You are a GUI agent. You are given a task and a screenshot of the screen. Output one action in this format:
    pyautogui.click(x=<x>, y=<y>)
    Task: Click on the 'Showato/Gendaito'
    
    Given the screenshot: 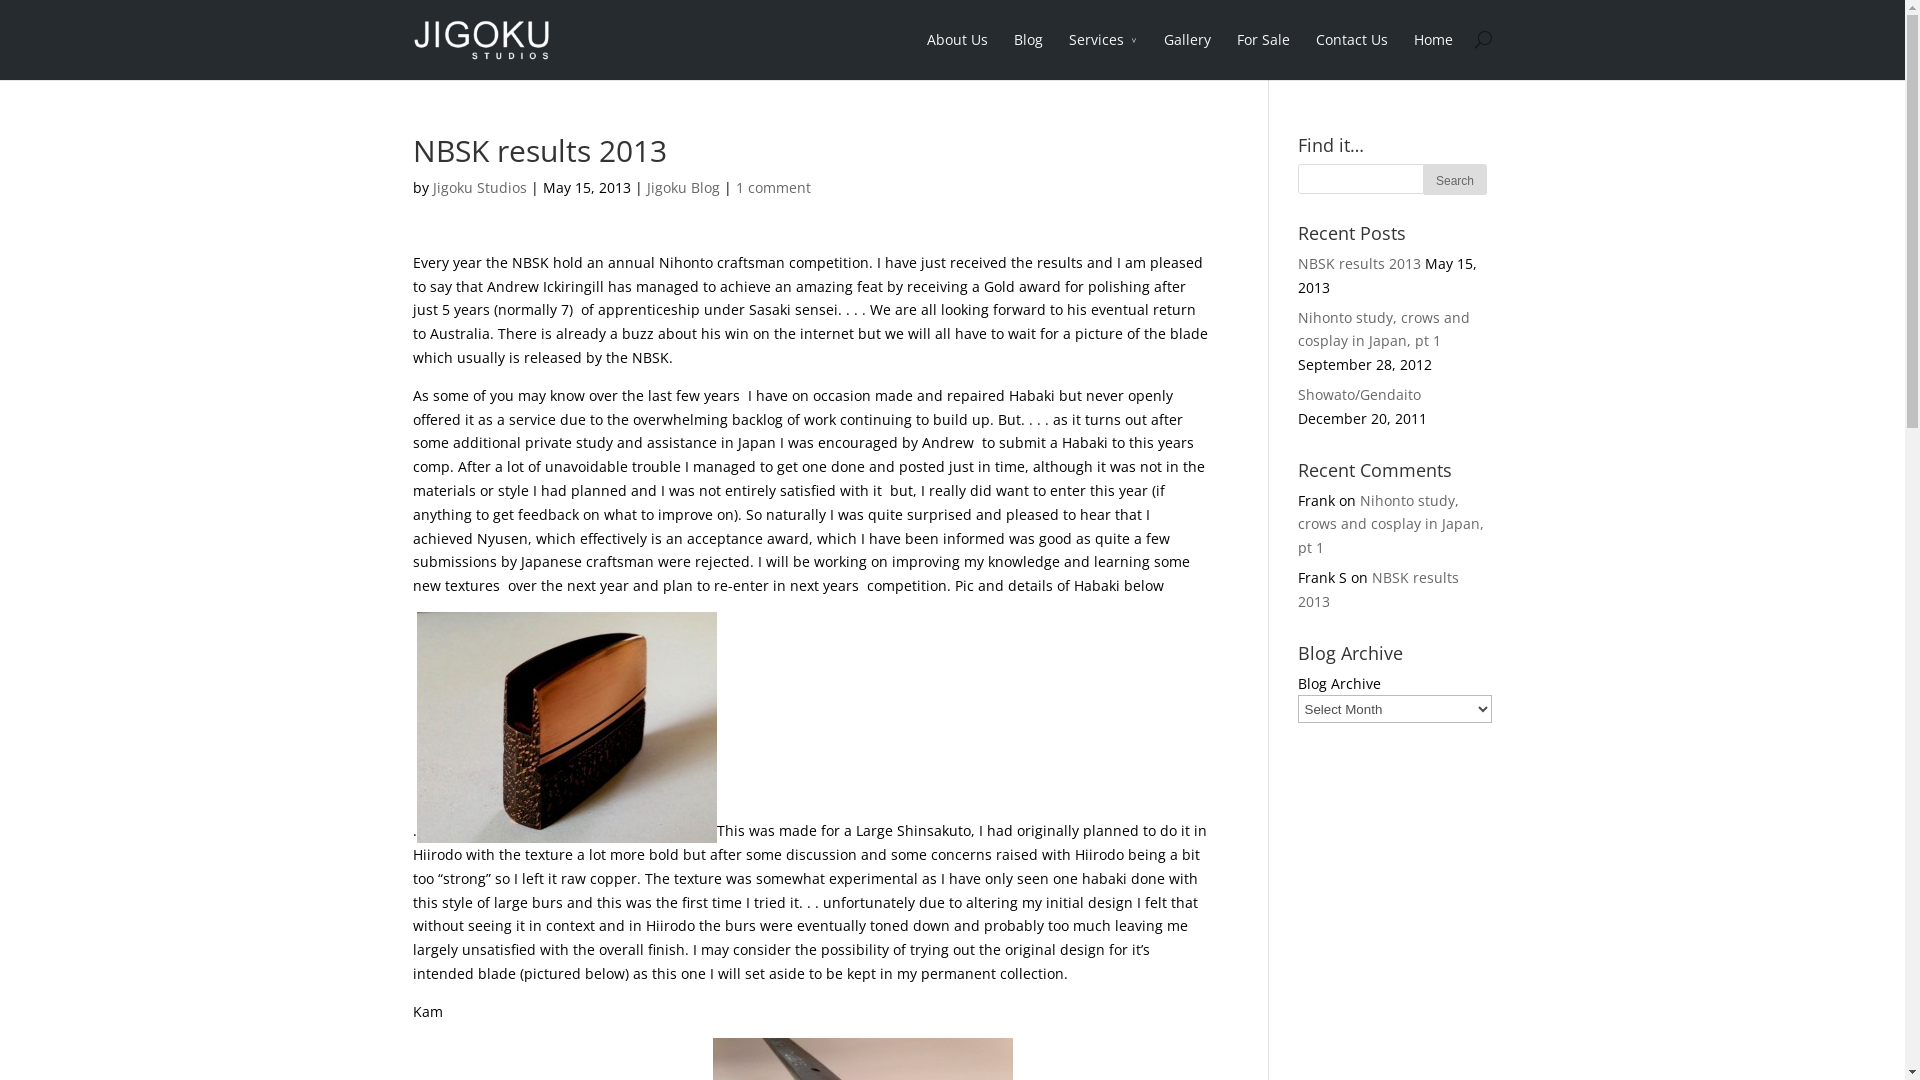 What is the action you would take?
    pyautogui.click(x=1359, y=394)
    